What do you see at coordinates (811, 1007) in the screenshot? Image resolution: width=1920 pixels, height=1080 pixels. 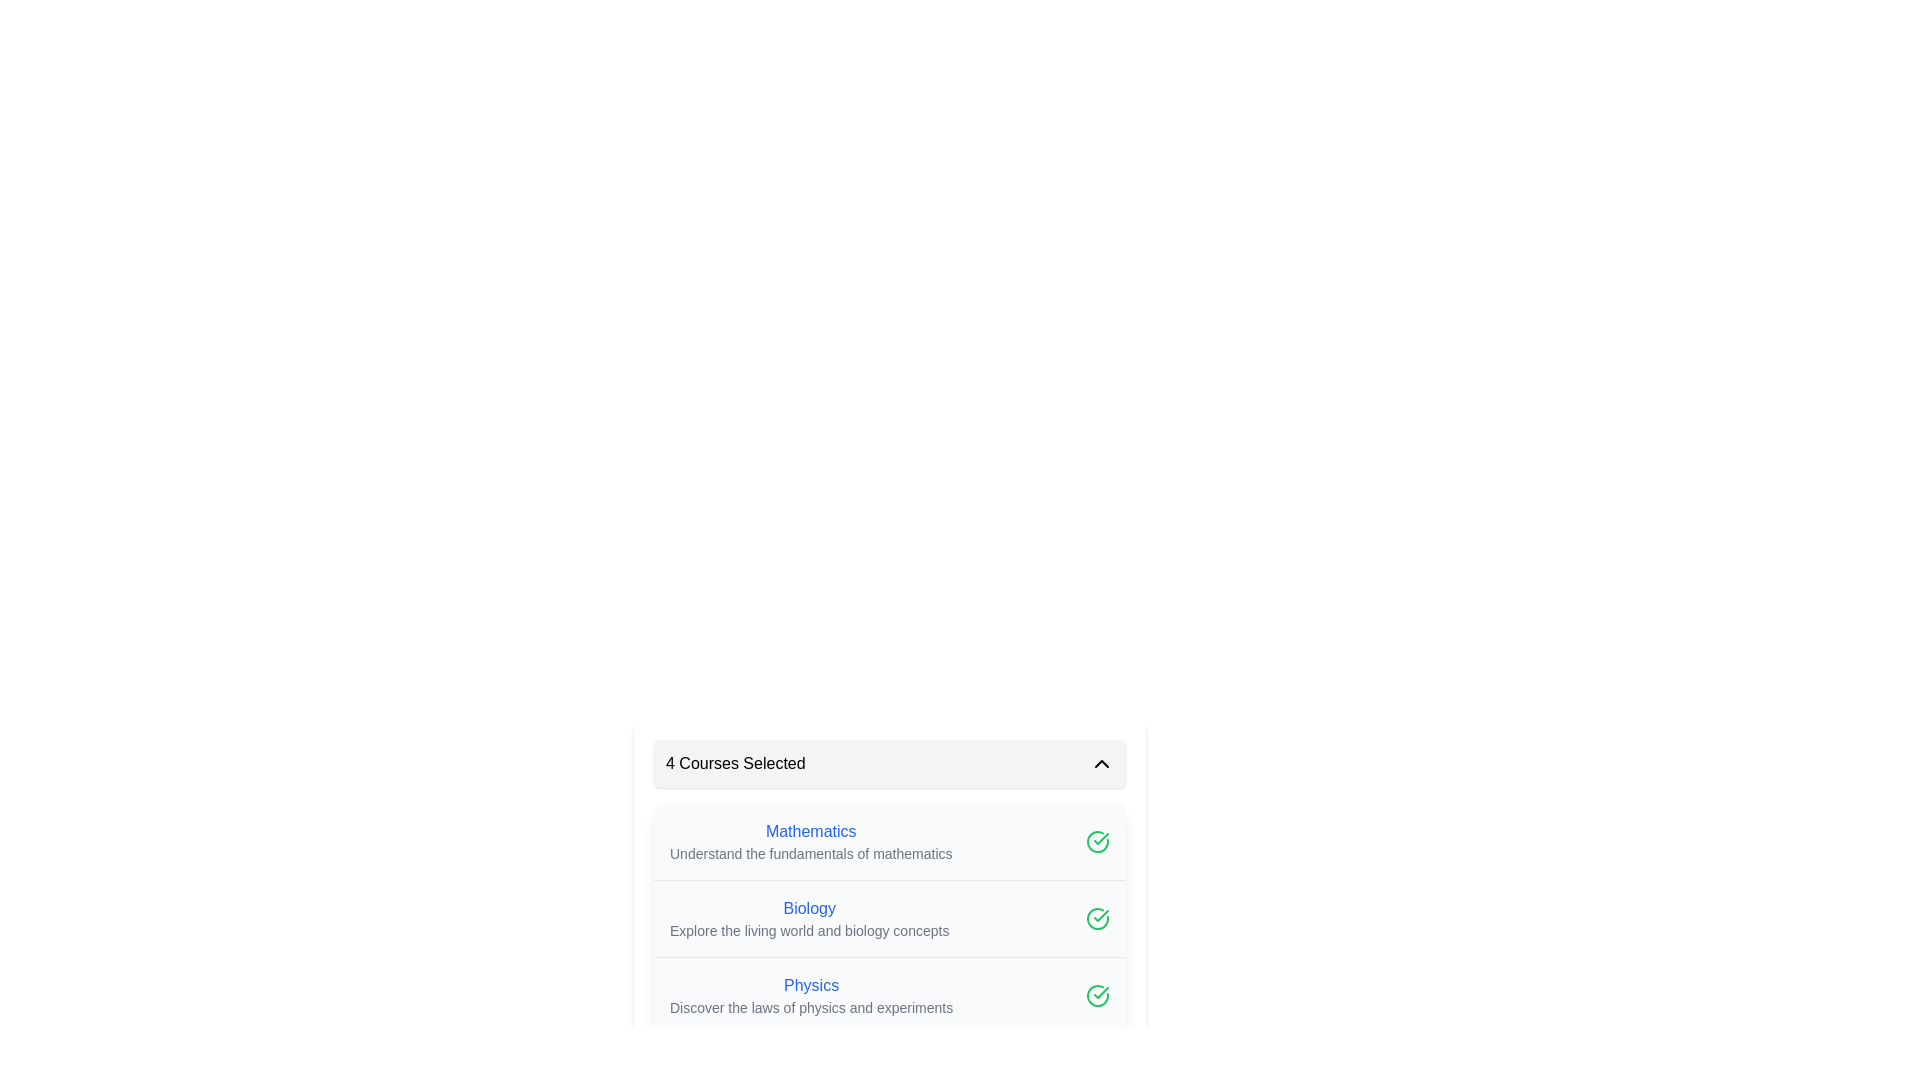 I see `the static text element that reads 'Discover the laws of physics and experiments', located directly below the 'Physics' title in the course listing` at bounding box center [811, 1007].